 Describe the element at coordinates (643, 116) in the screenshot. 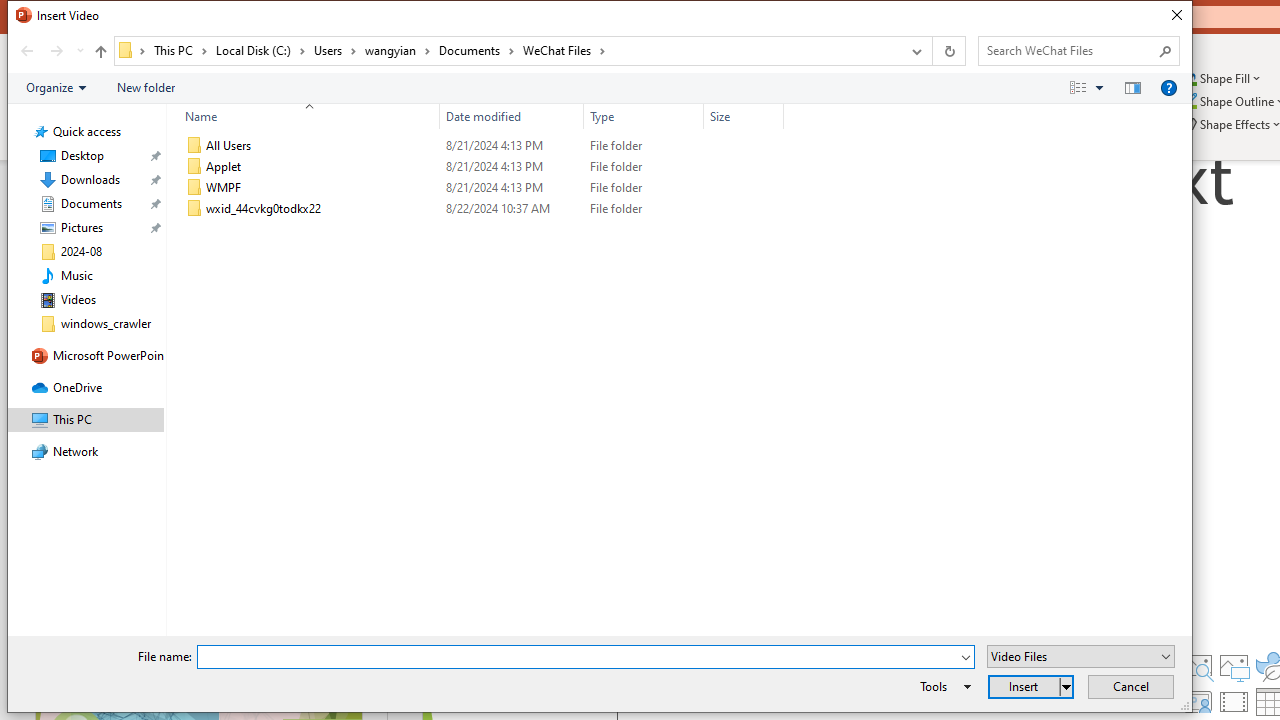

I see `'Type'` at that location.